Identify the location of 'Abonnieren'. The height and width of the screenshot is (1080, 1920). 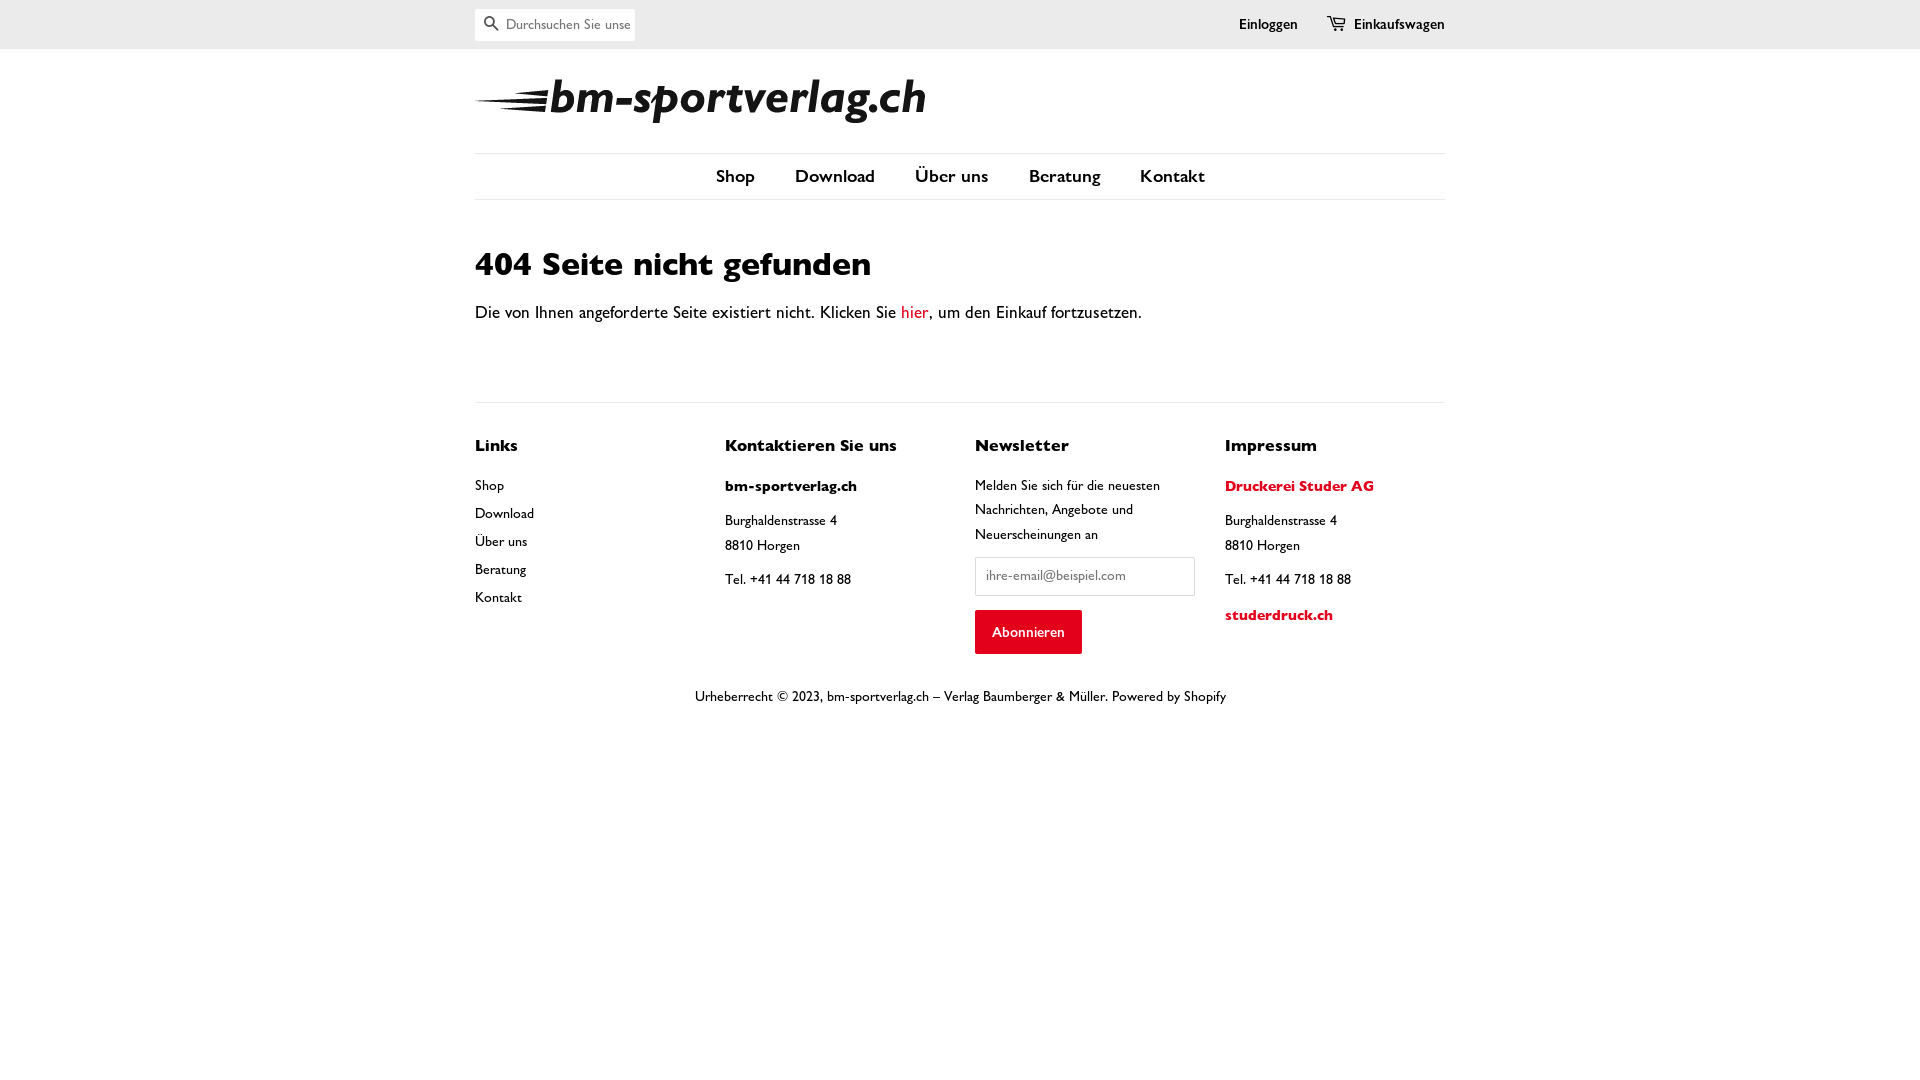
(1028, 632).